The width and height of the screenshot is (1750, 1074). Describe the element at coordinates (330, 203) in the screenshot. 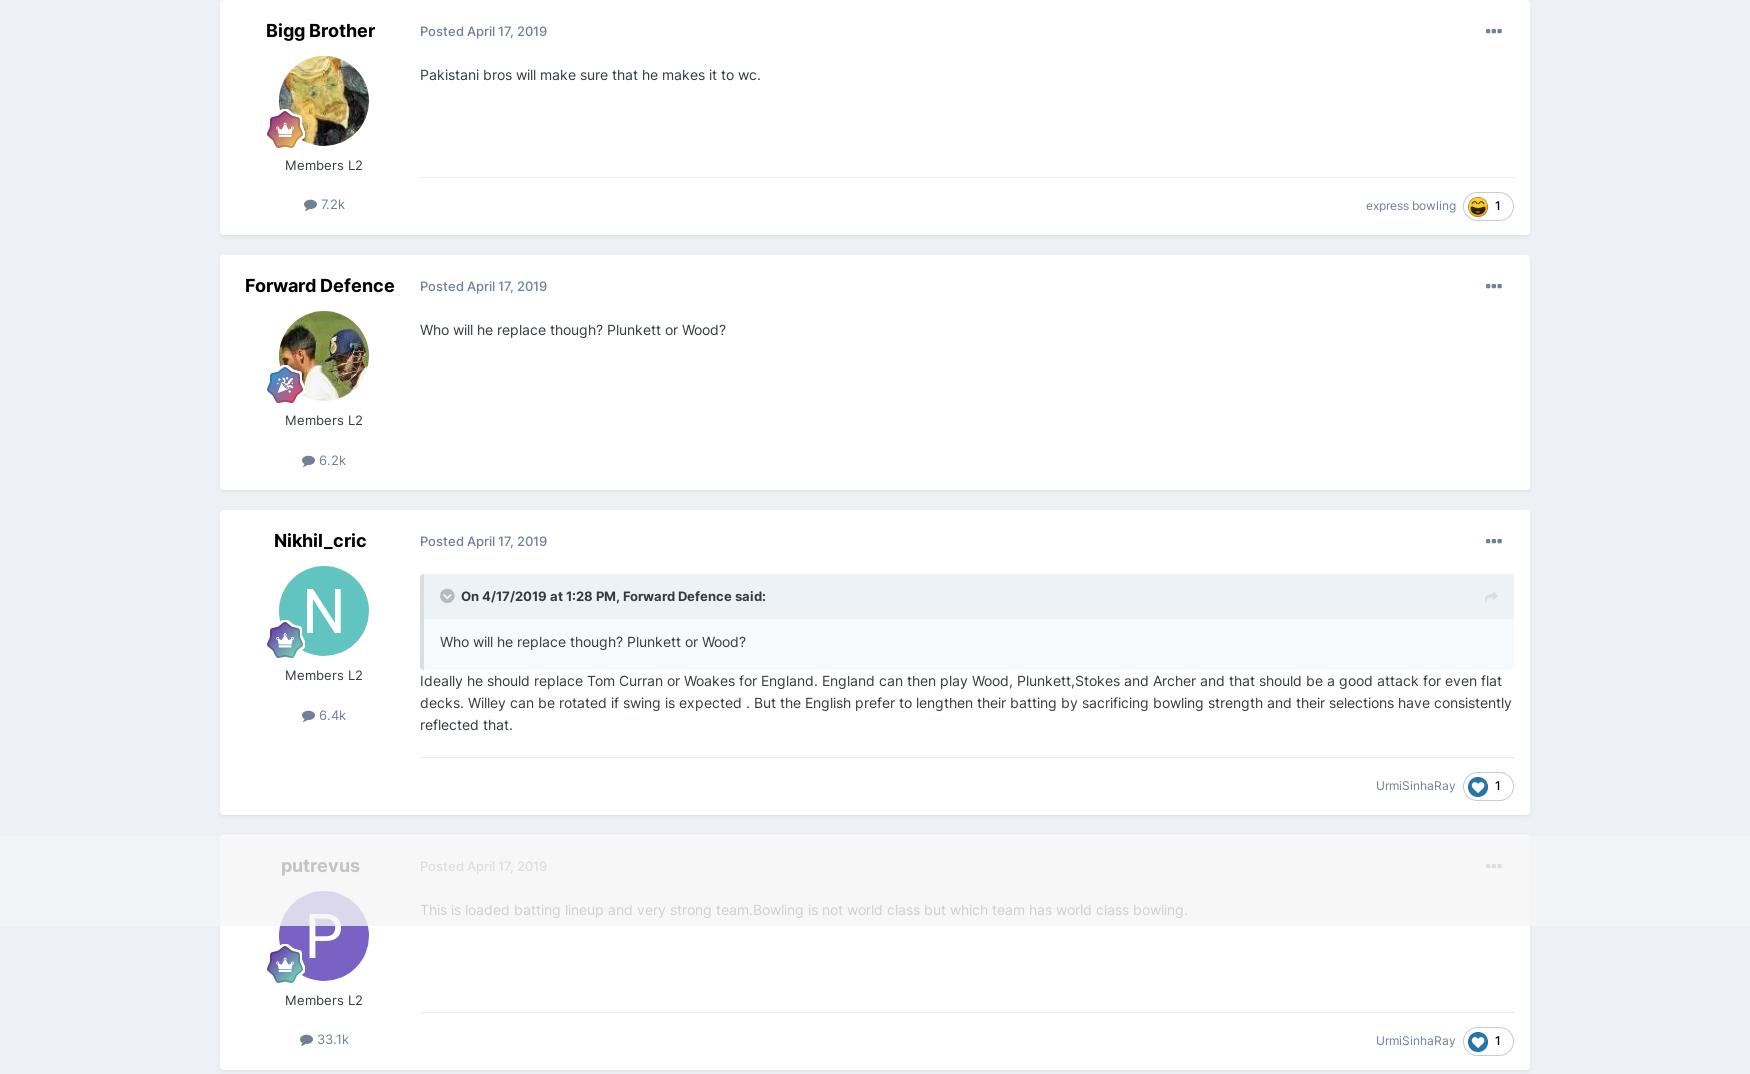

I see `'7.2k'` at that location.